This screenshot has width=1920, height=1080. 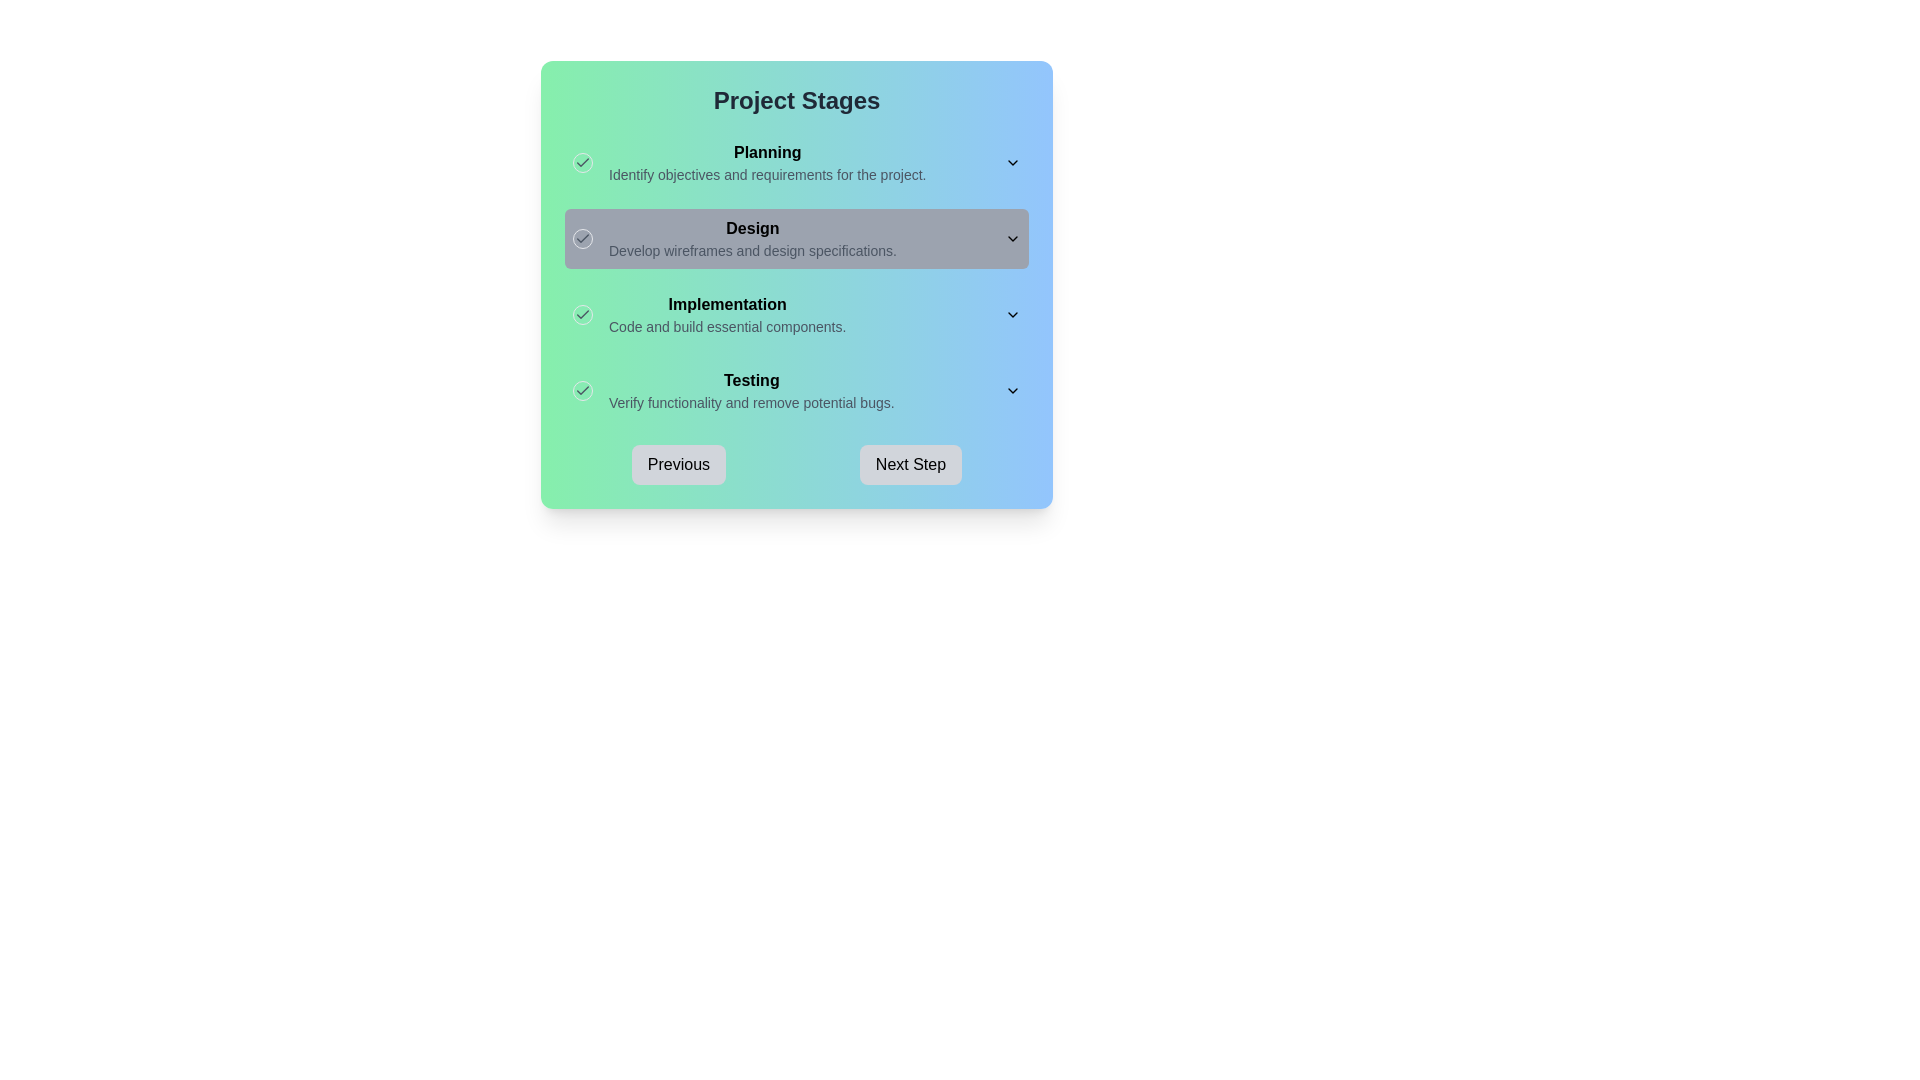 I want to click on the text label displaying the phrase 'Develop wireframes and design specifications.' which is styled in a smaller, gray font and located below the bolded word 'Design.', so click(x=752, y=249).